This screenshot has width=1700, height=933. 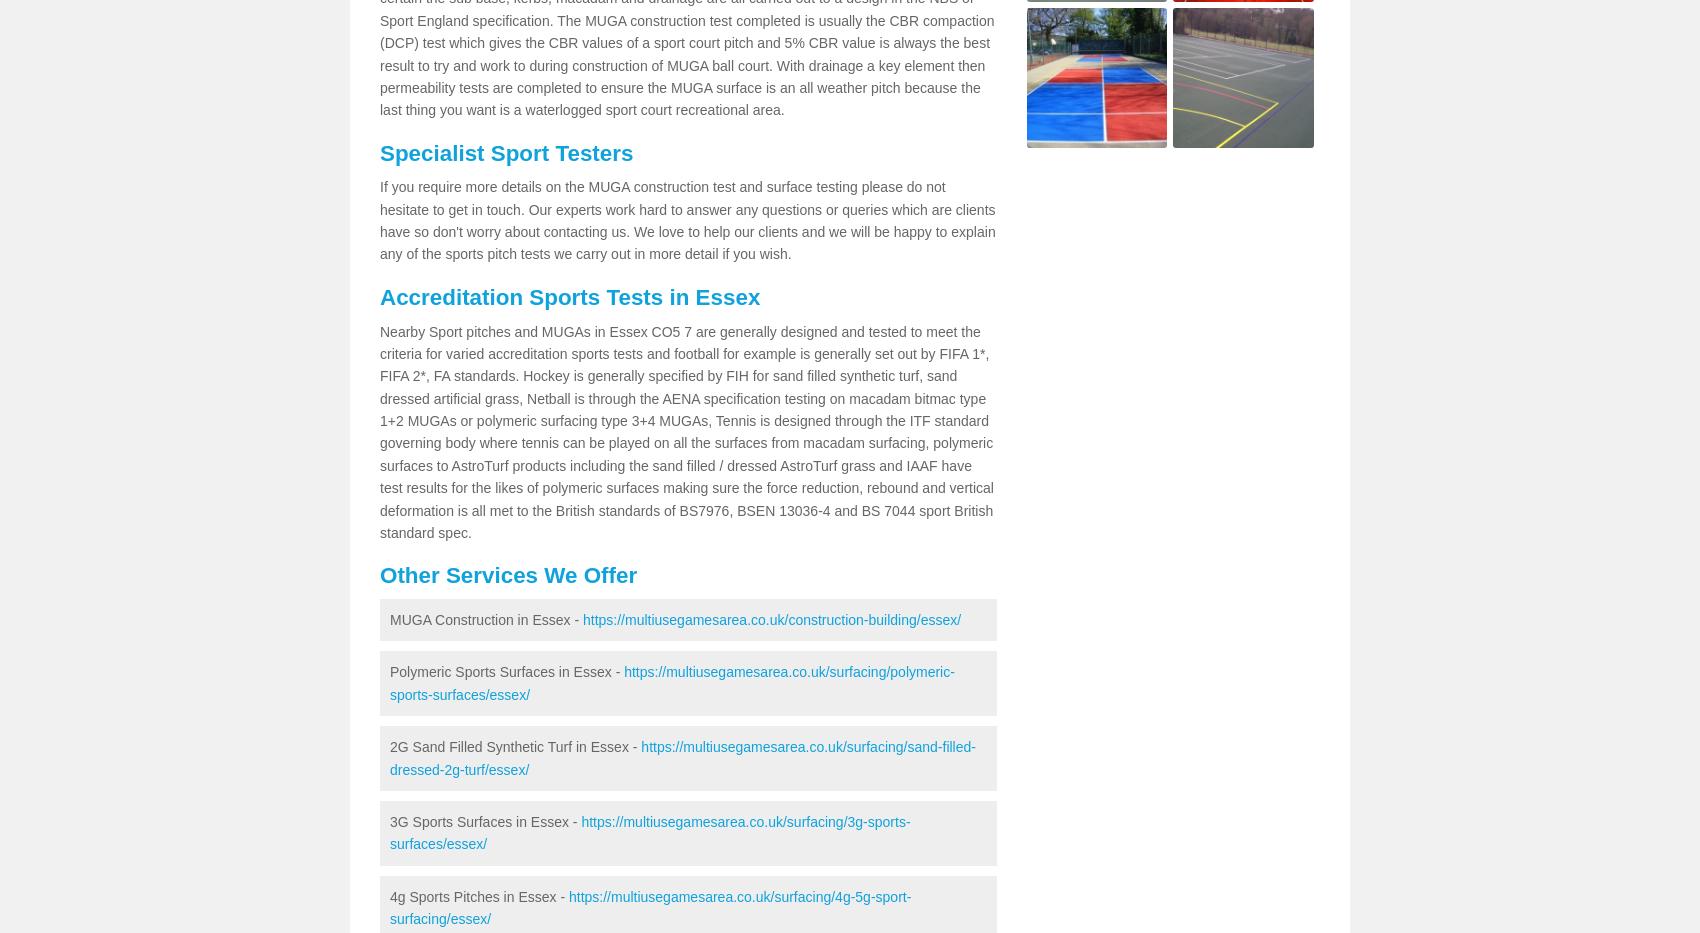 What do you see at coordinates (569, 296) in the screenshot?
I see `'Accreditation Sports Tests in Essex'` at bounding box center [569, 296].